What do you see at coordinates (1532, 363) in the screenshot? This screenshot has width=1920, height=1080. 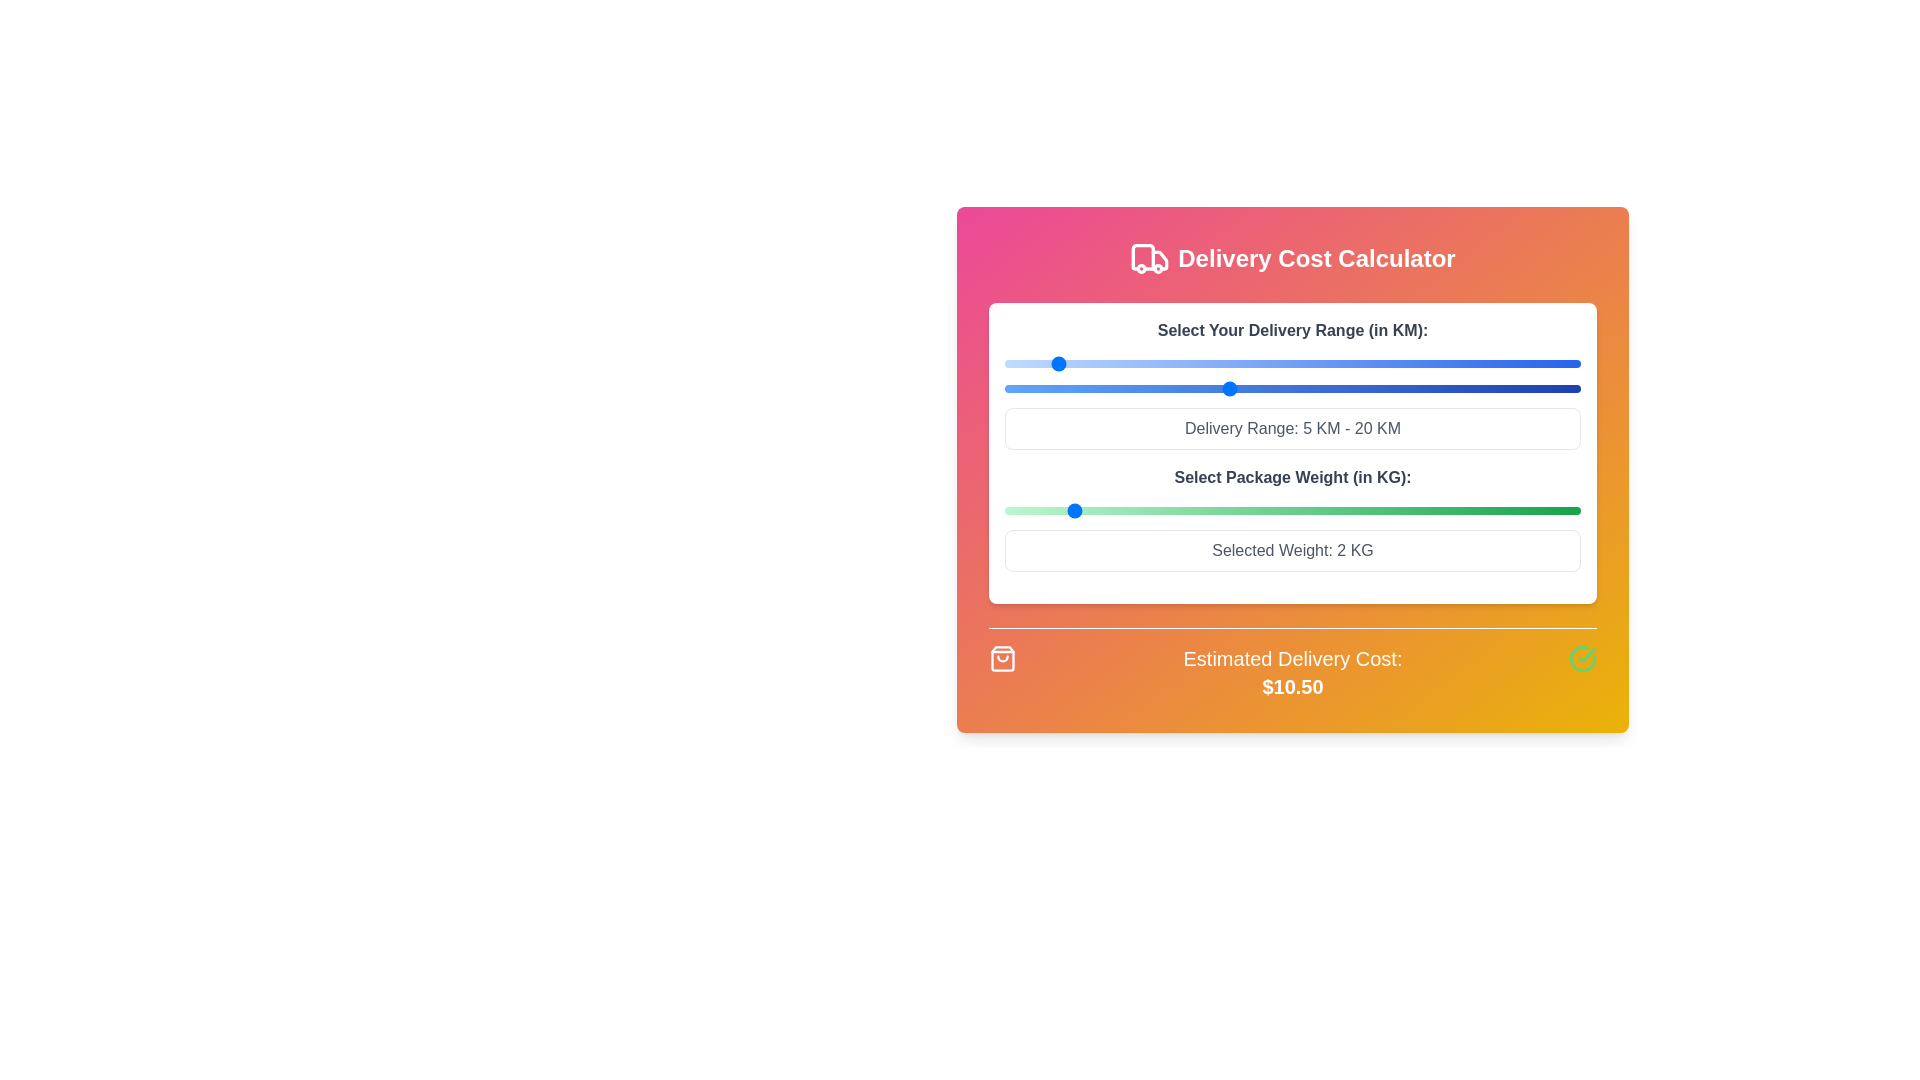 I see `the delivery range` at bounding box center [1532, 363].